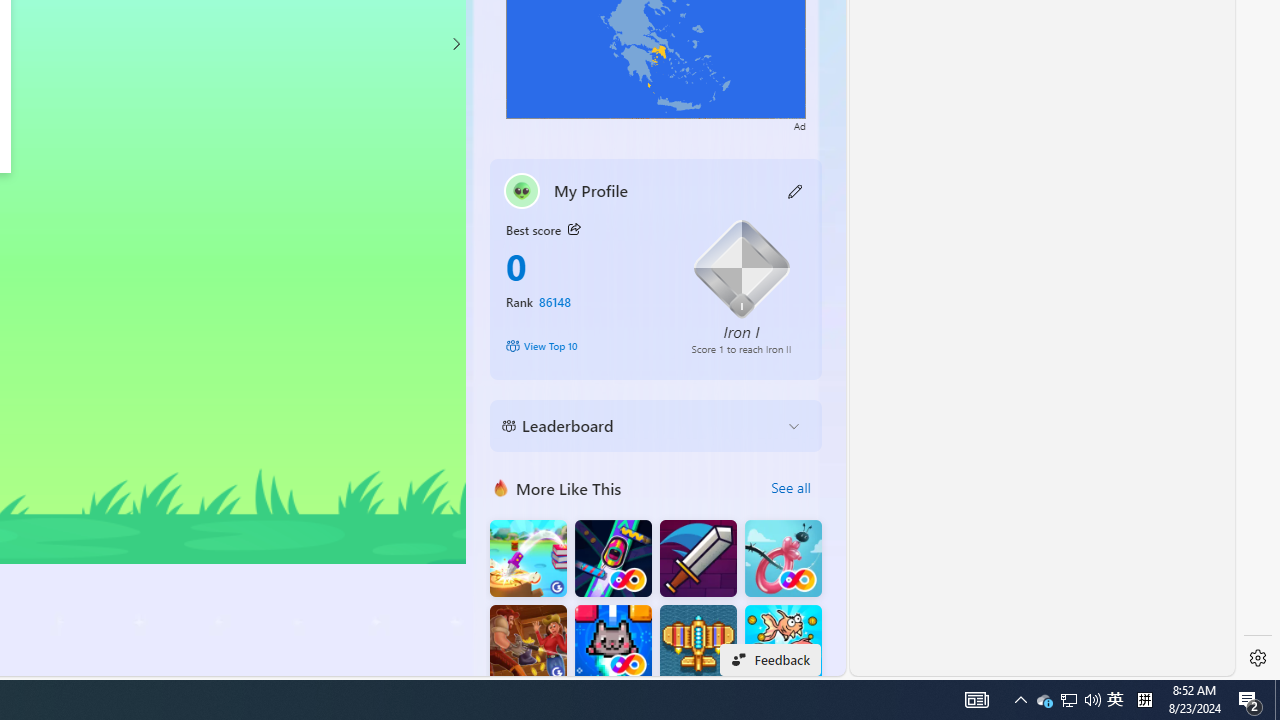 This screenshot has height=720, width=1280. What do you see at coordinates (528, 558) in the screenshot?
I see `'Knife Flip'` at bounding box center [528, 558].